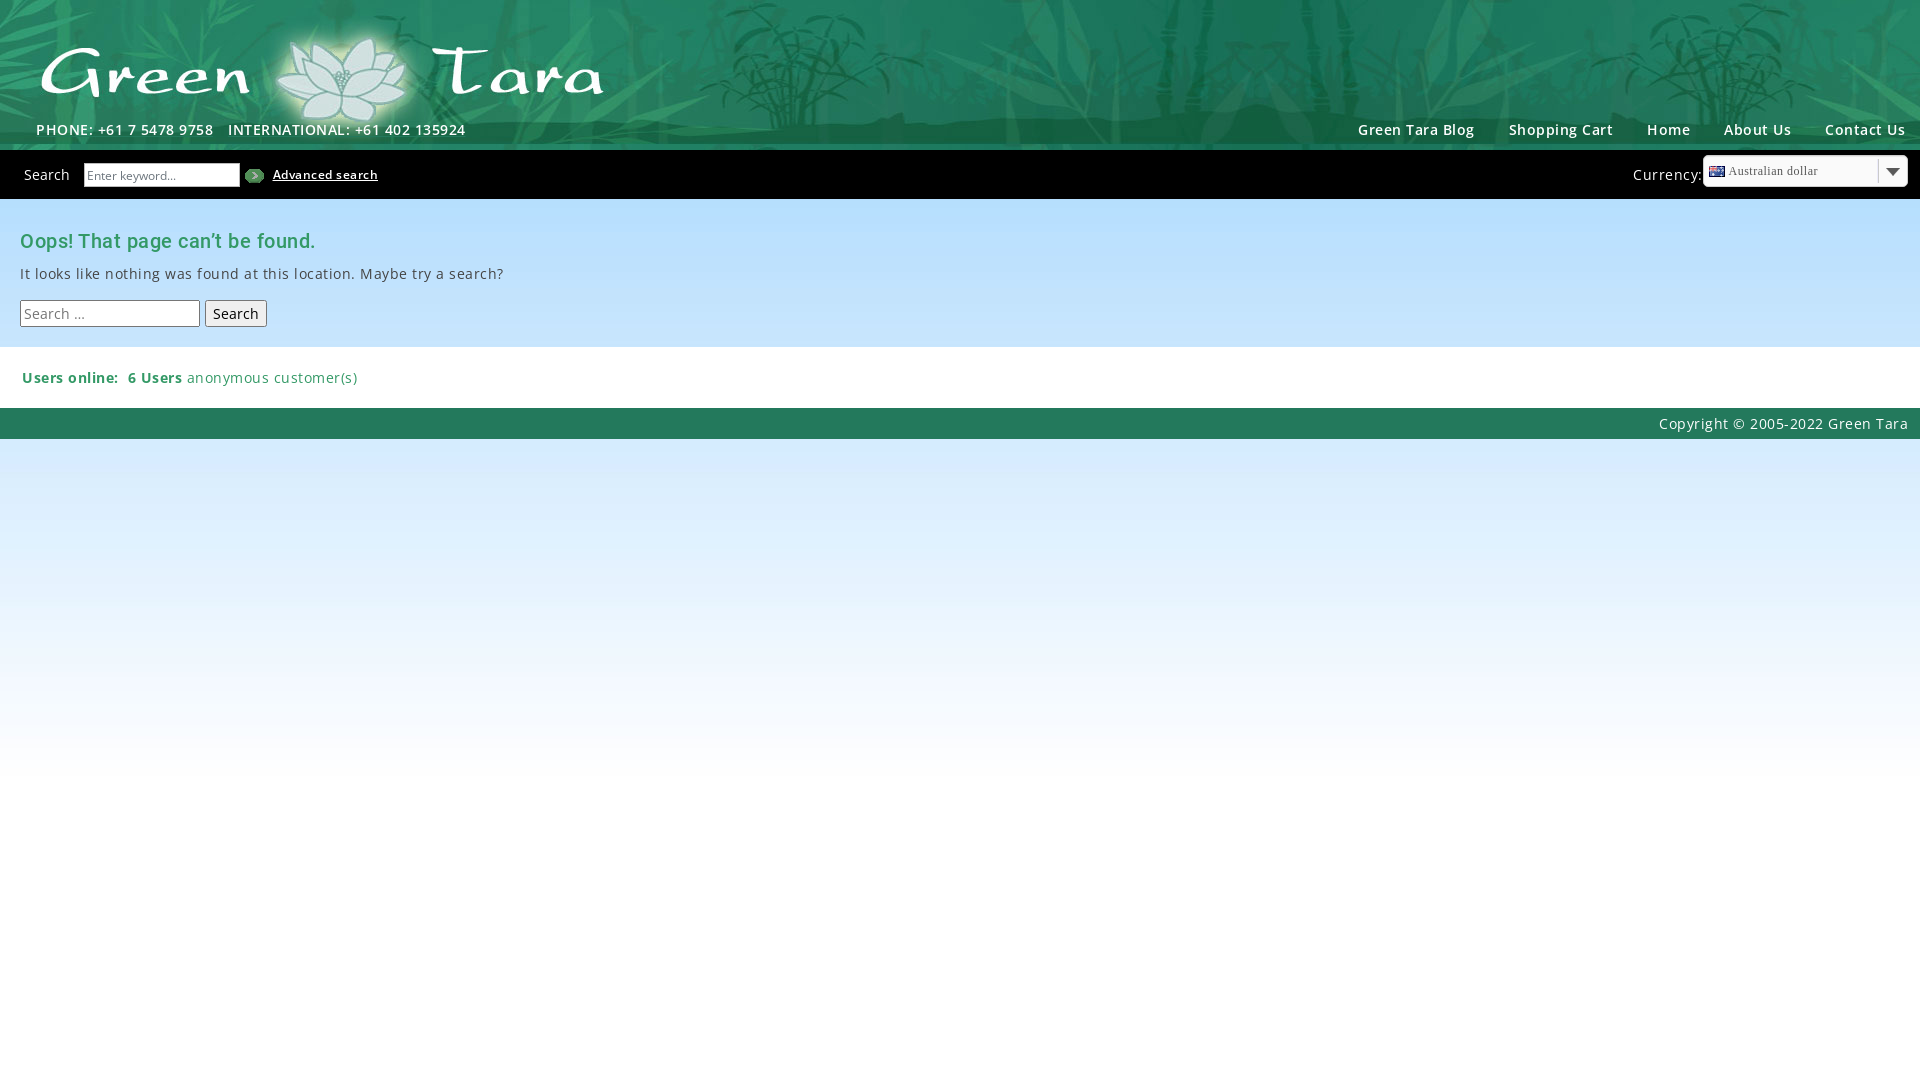  Describe the element at coordinates (1560, 129) in the screenshot. I see `'Shopping Cart'` at that location.